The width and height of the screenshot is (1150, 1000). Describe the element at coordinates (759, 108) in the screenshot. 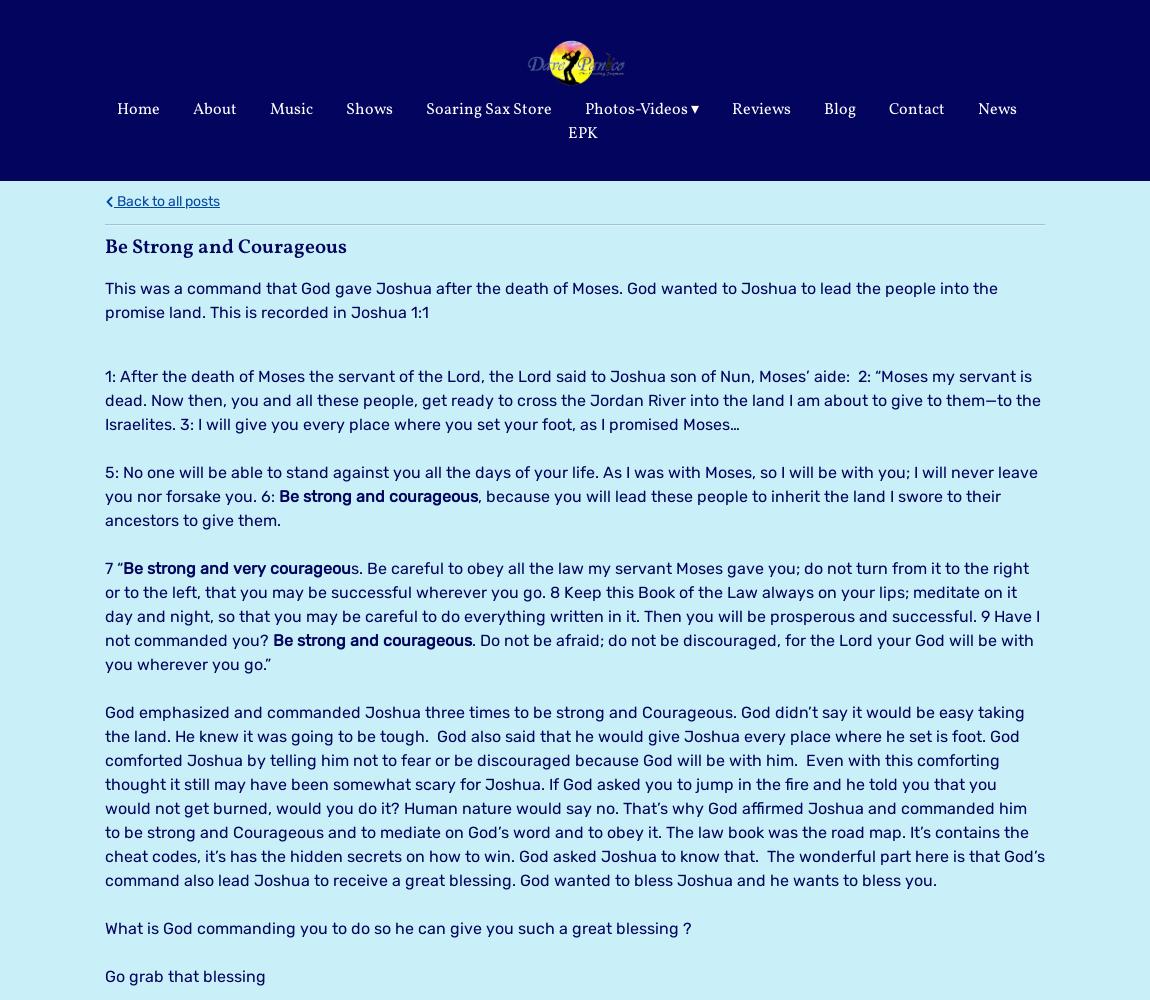

I see `'Reviews'` at that location.